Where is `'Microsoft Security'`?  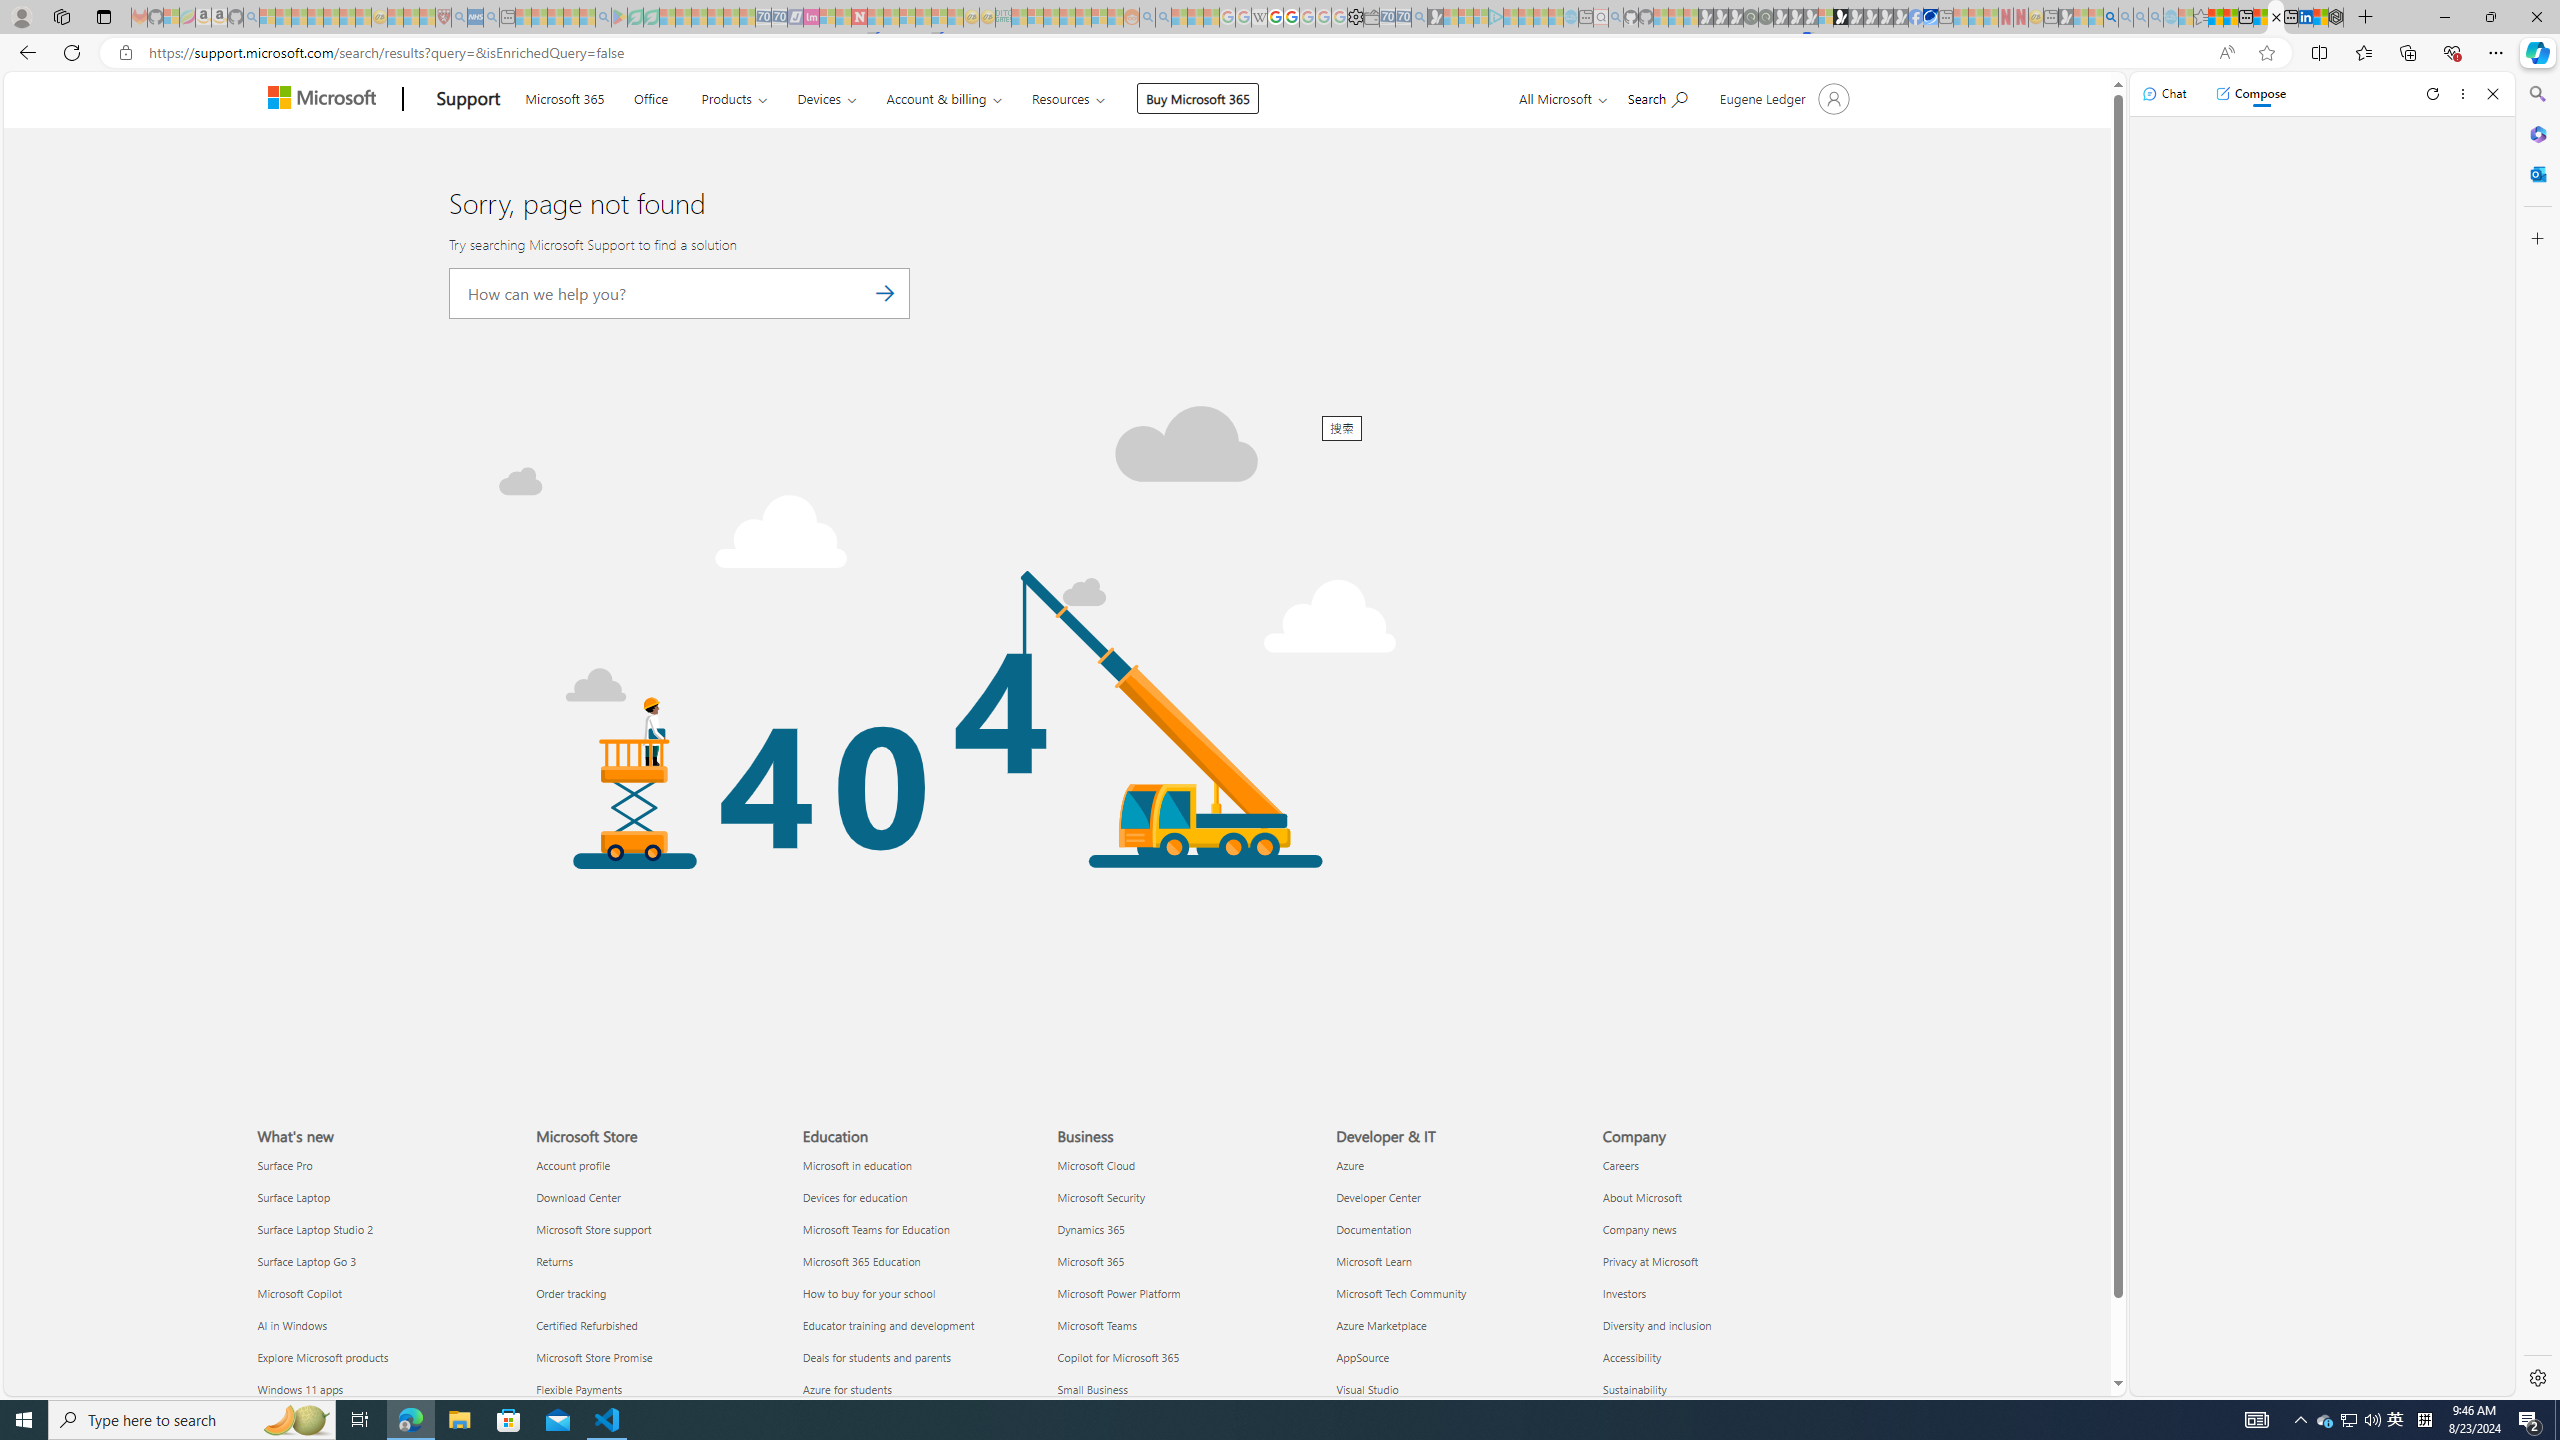 'Microsoft Security' is located at coordinates (1185, 1196).